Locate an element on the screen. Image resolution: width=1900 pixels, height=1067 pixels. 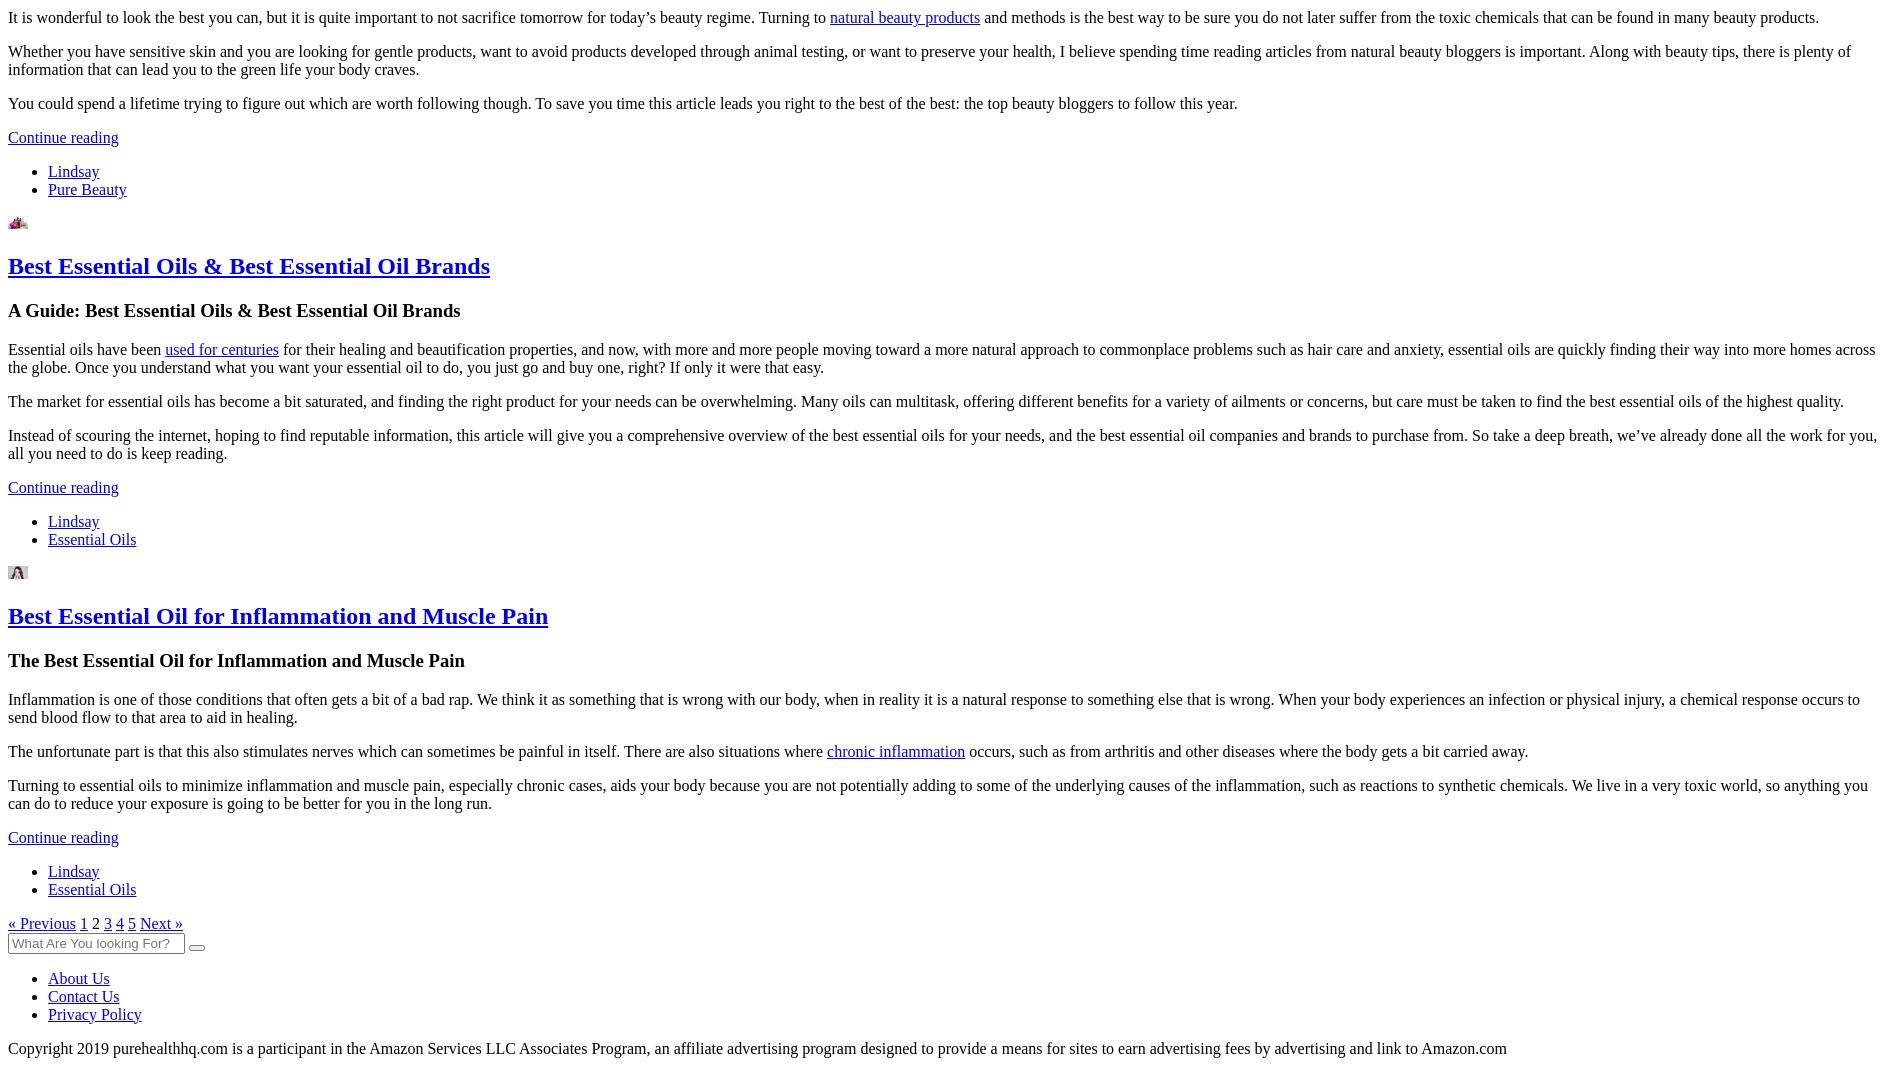
'Privacy Policy' is located at coordinates (94, 1013).